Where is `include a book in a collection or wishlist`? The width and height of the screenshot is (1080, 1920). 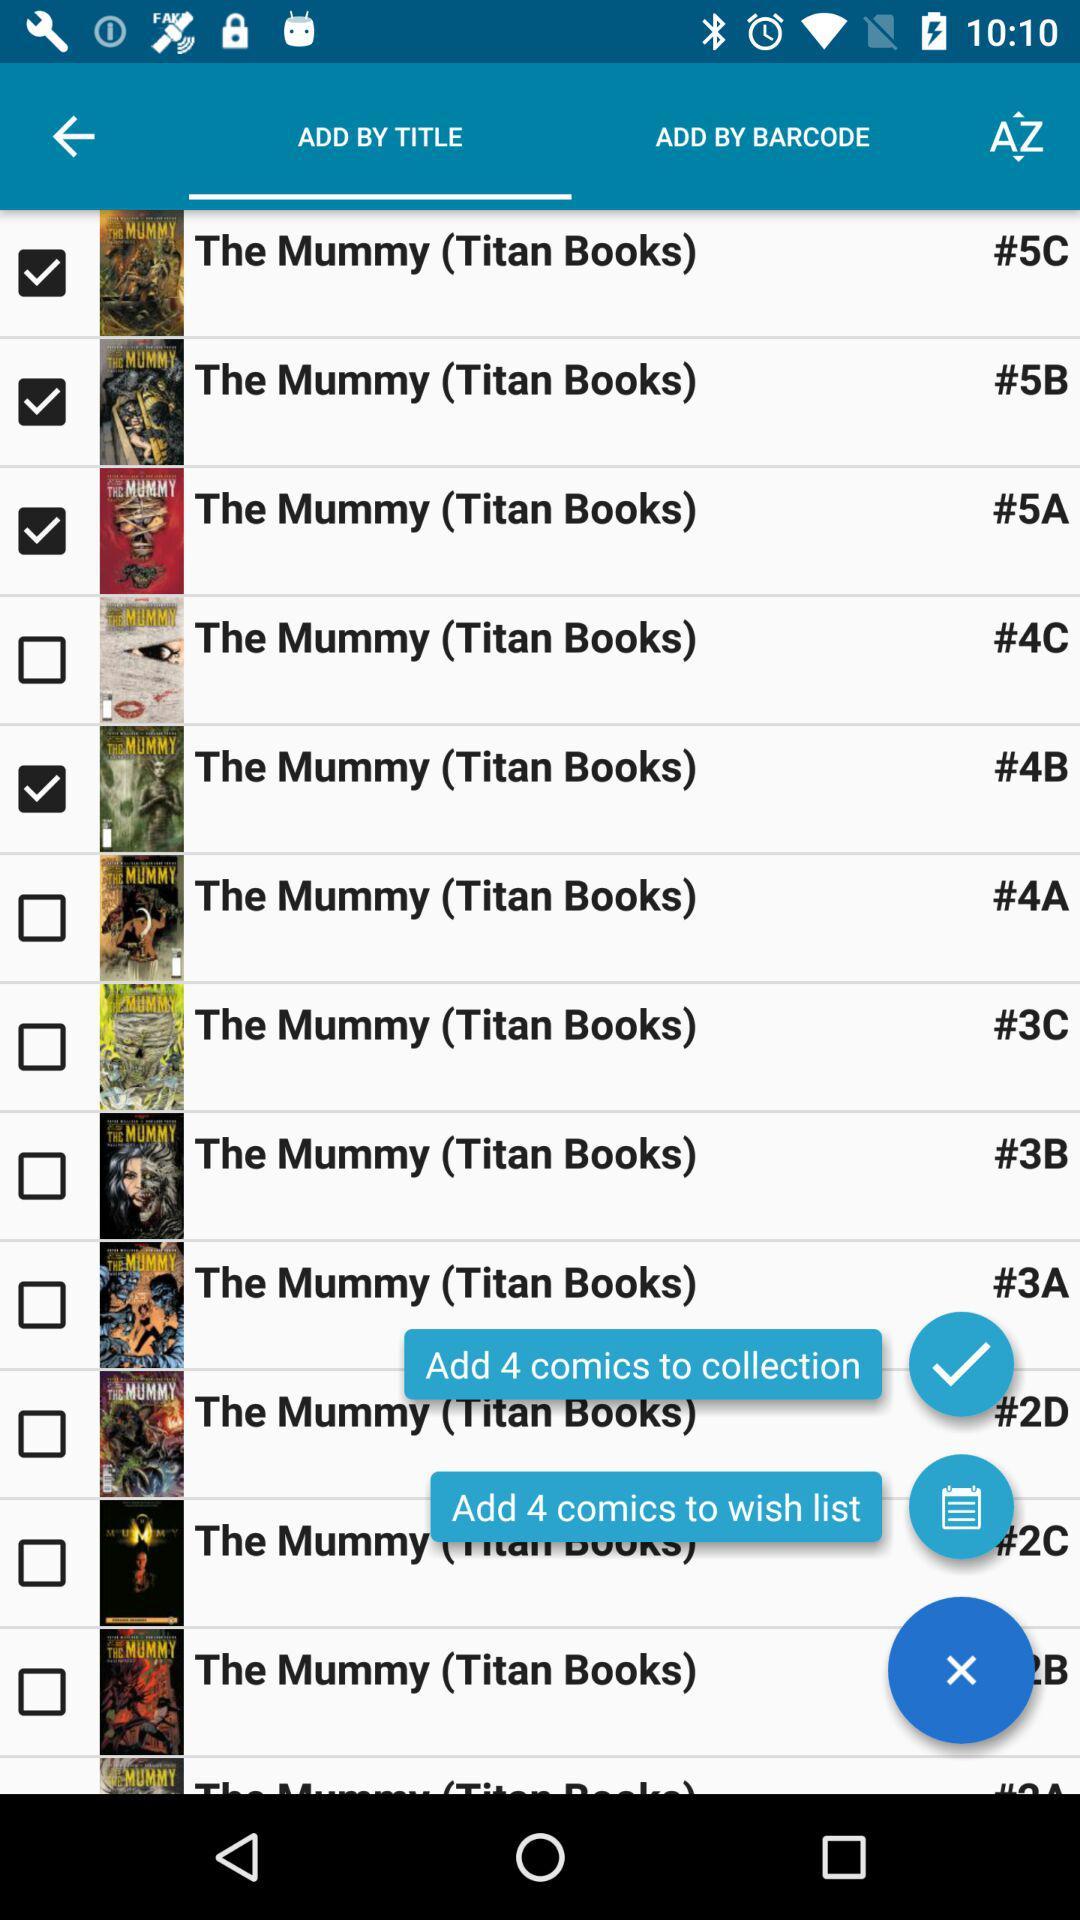
include a book in a collection or wishlist is located at coordinates (48, 660).